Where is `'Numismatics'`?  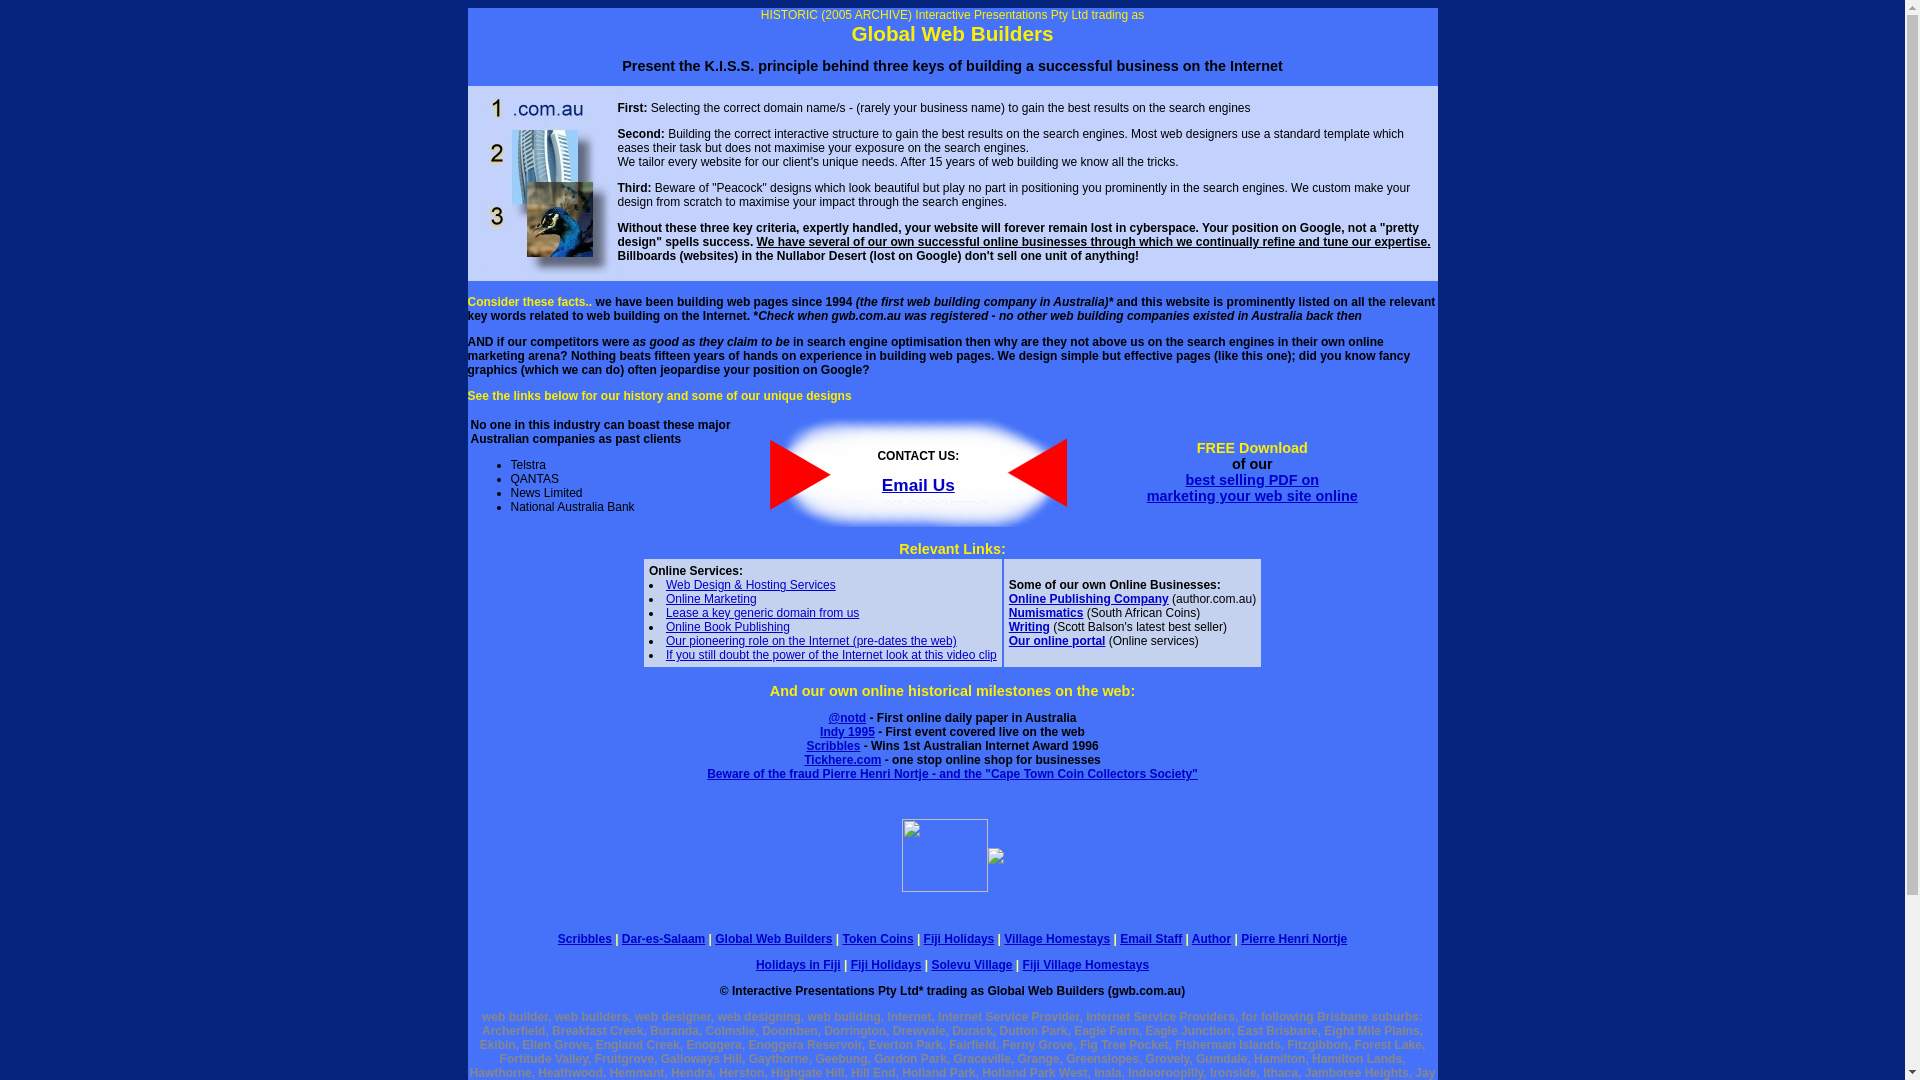 'Numismatics' is located at coordinates (1045, 612).